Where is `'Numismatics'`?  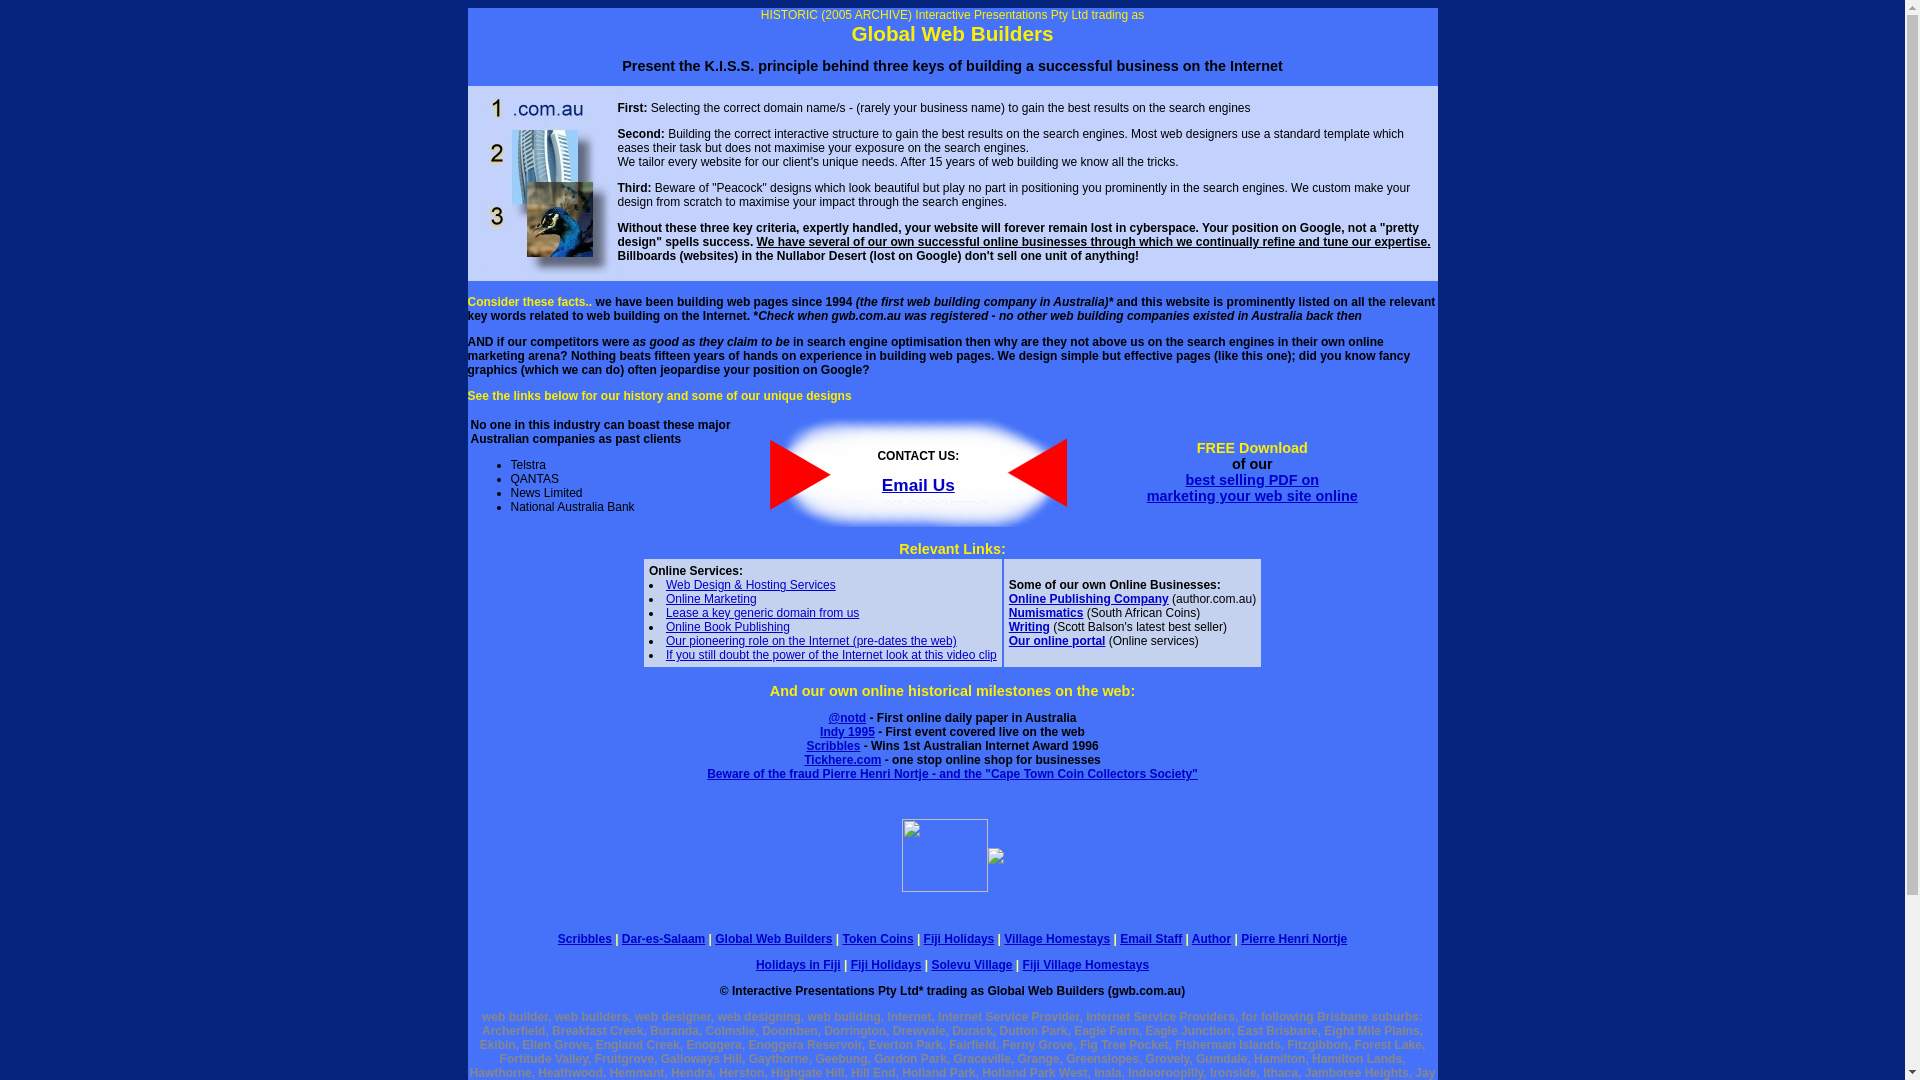 'Numismatics' is located at coordinates (1045, 612).